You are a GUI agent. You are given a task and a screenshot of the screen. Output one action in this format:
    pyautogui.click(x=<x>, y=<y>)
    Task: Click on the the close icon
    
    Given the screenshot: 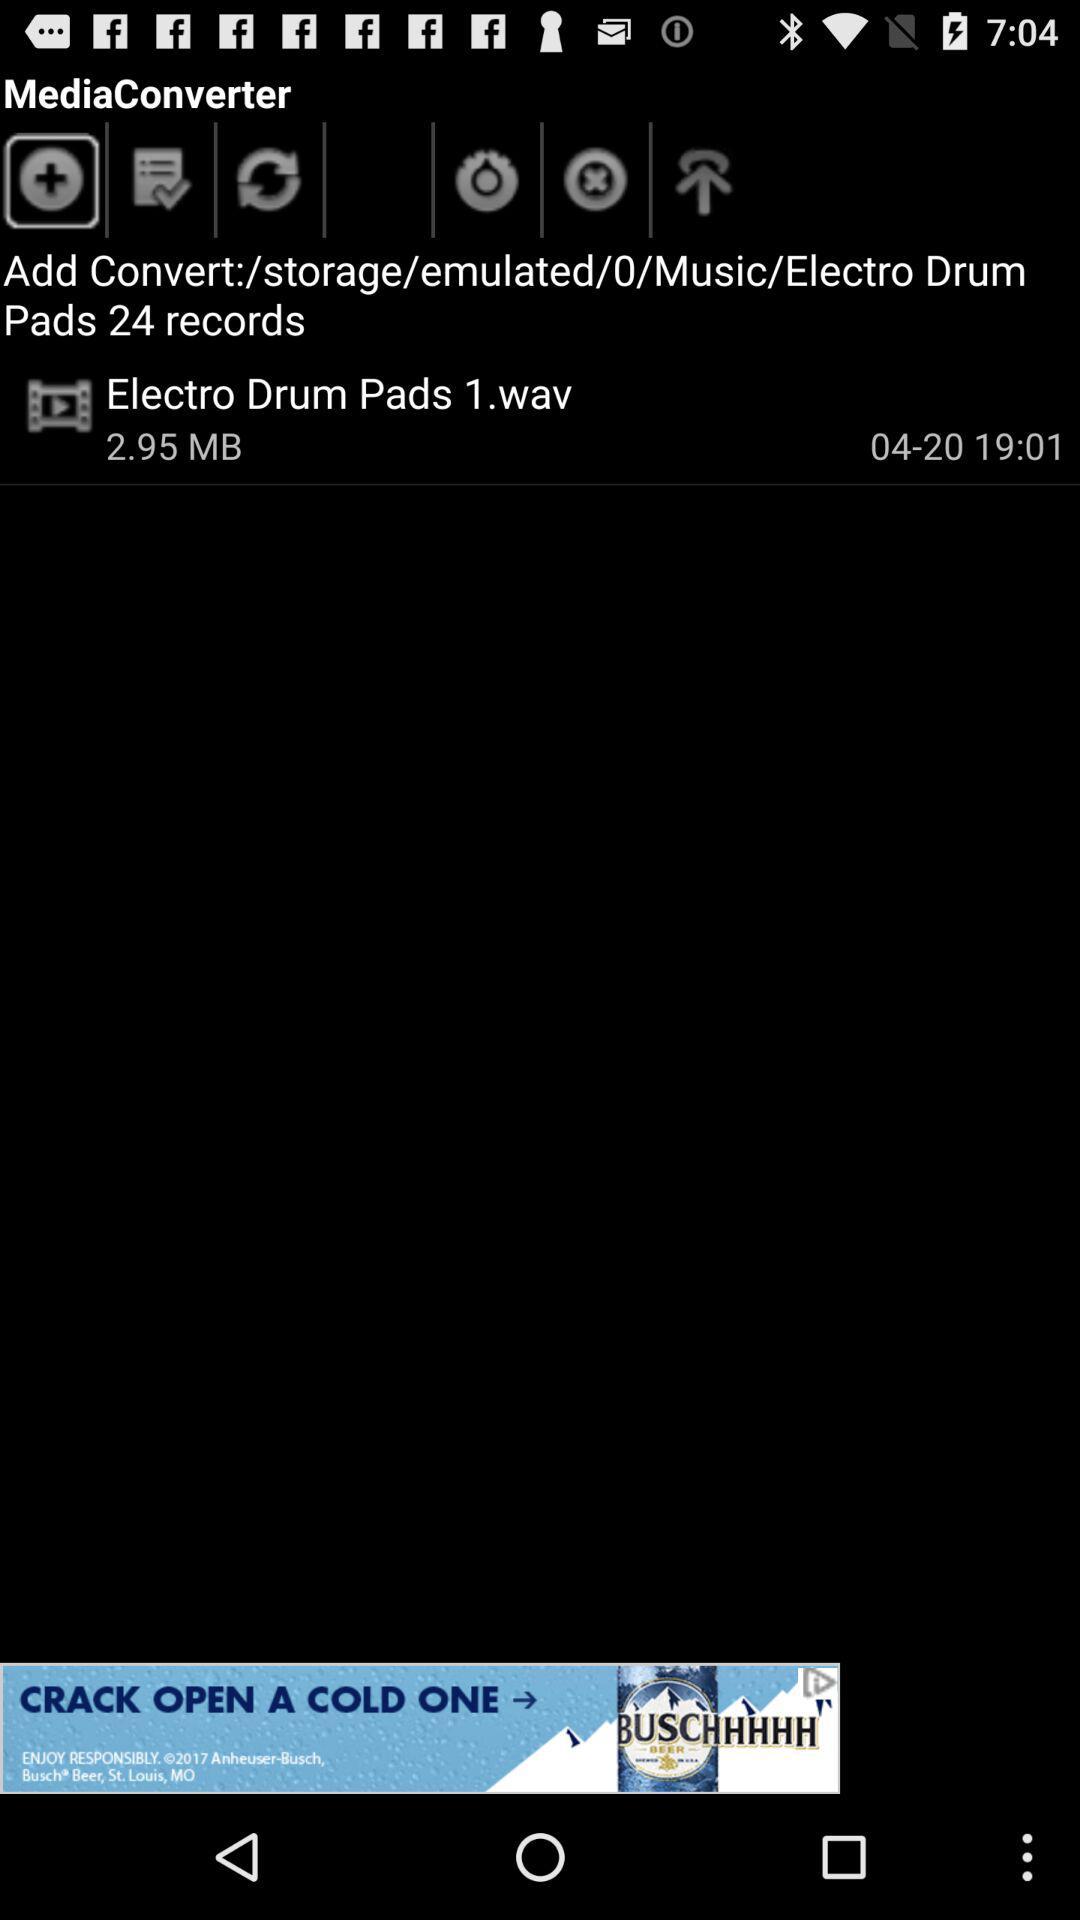 What is the action you would take?
    pyautogui.click(x=595, y=198)
    